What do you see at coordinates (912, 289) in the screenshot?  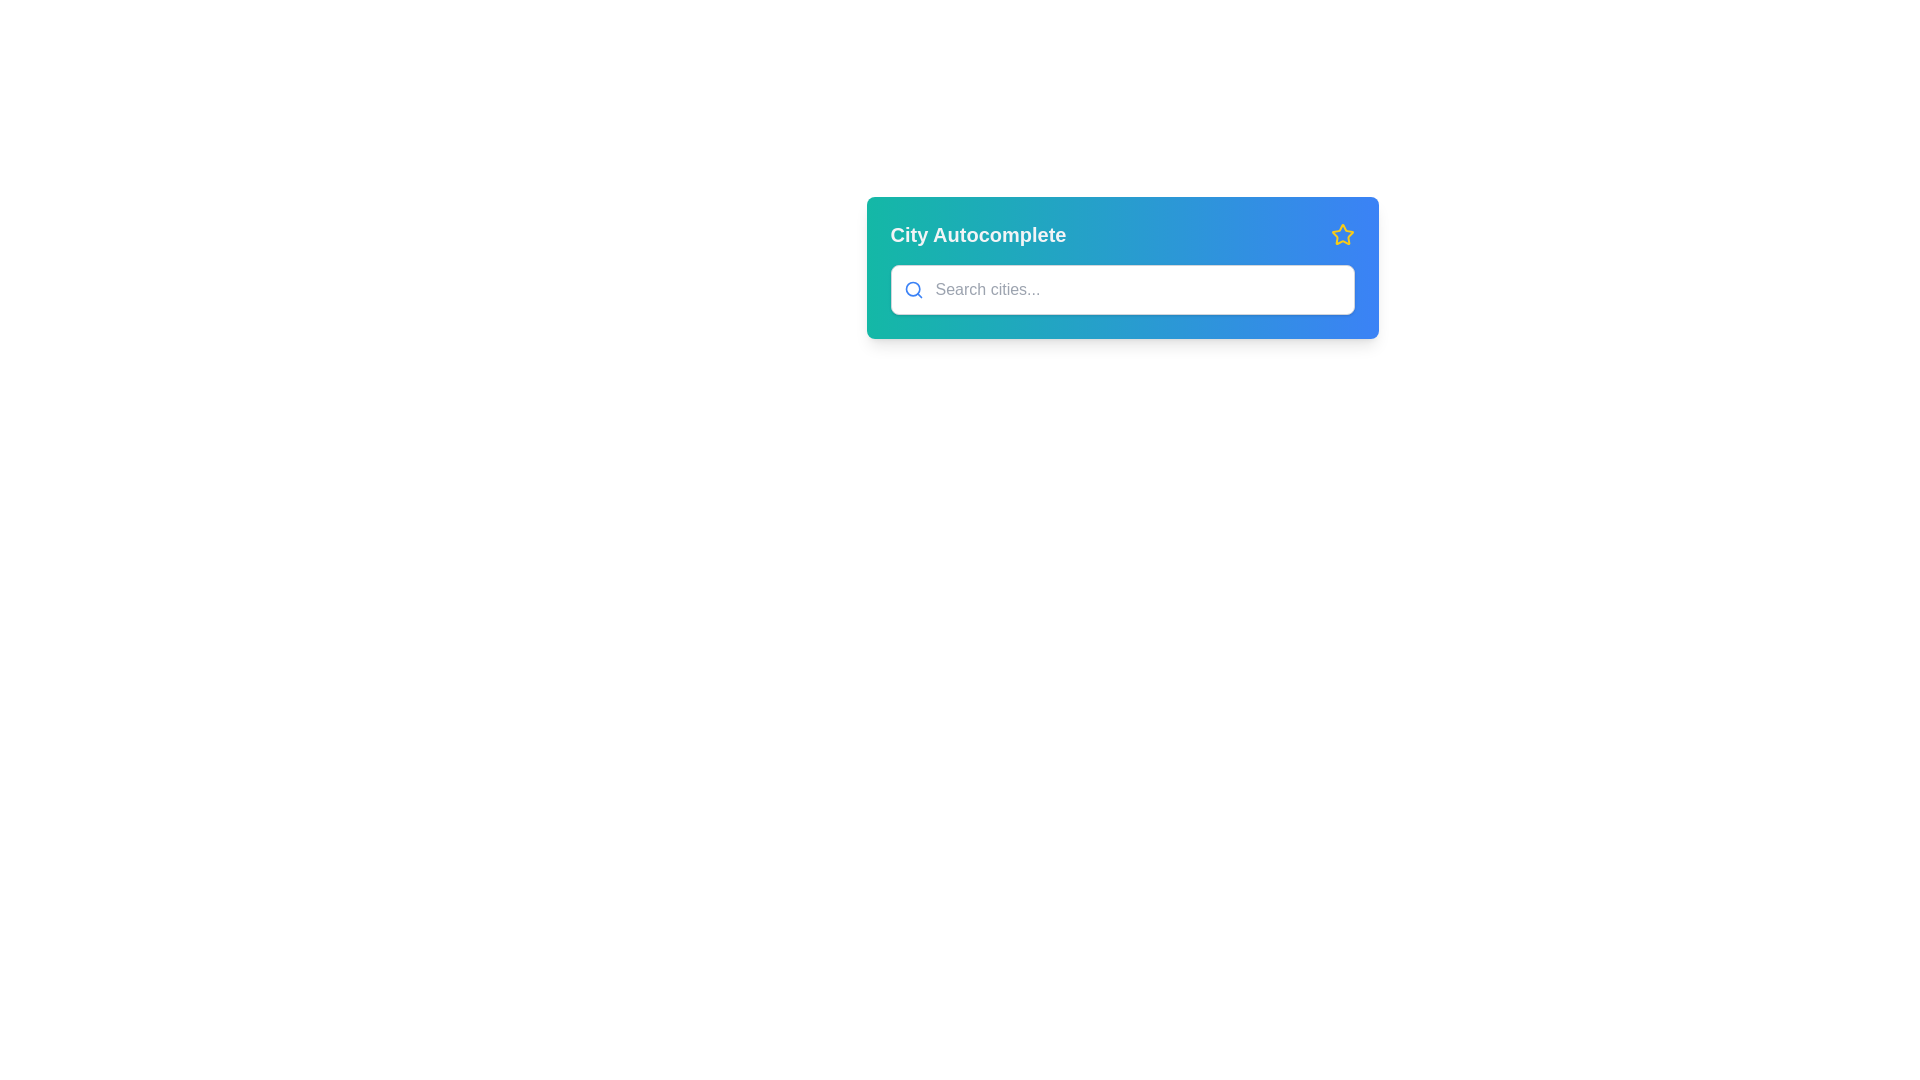 I see `the magnifying glass icon on the left side of the text input field` at bounding box center [912, 289].